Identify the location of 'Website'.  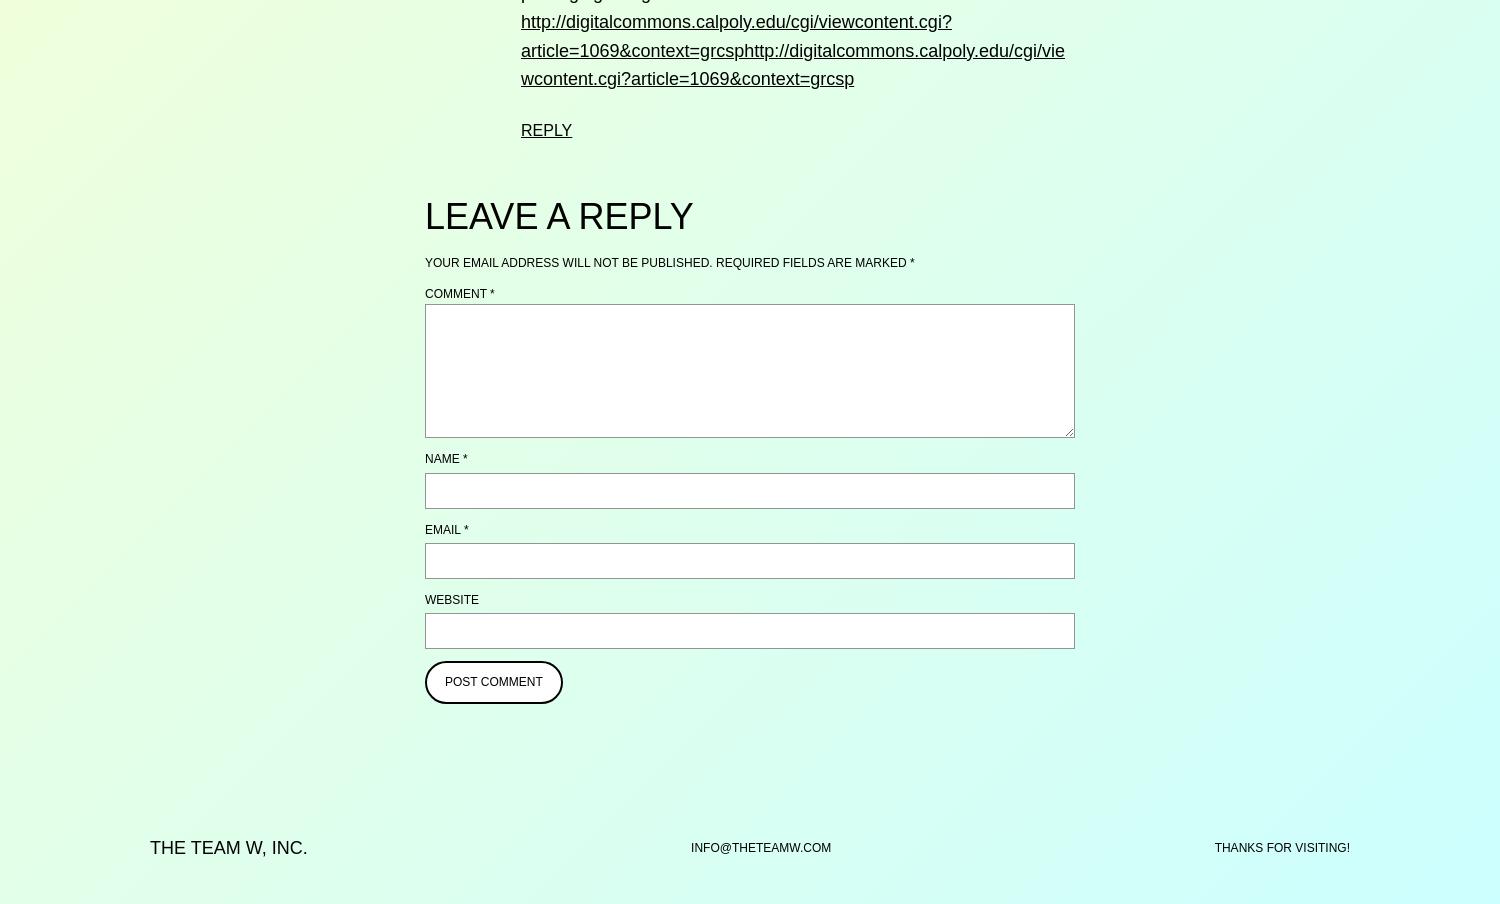
(450, 597).